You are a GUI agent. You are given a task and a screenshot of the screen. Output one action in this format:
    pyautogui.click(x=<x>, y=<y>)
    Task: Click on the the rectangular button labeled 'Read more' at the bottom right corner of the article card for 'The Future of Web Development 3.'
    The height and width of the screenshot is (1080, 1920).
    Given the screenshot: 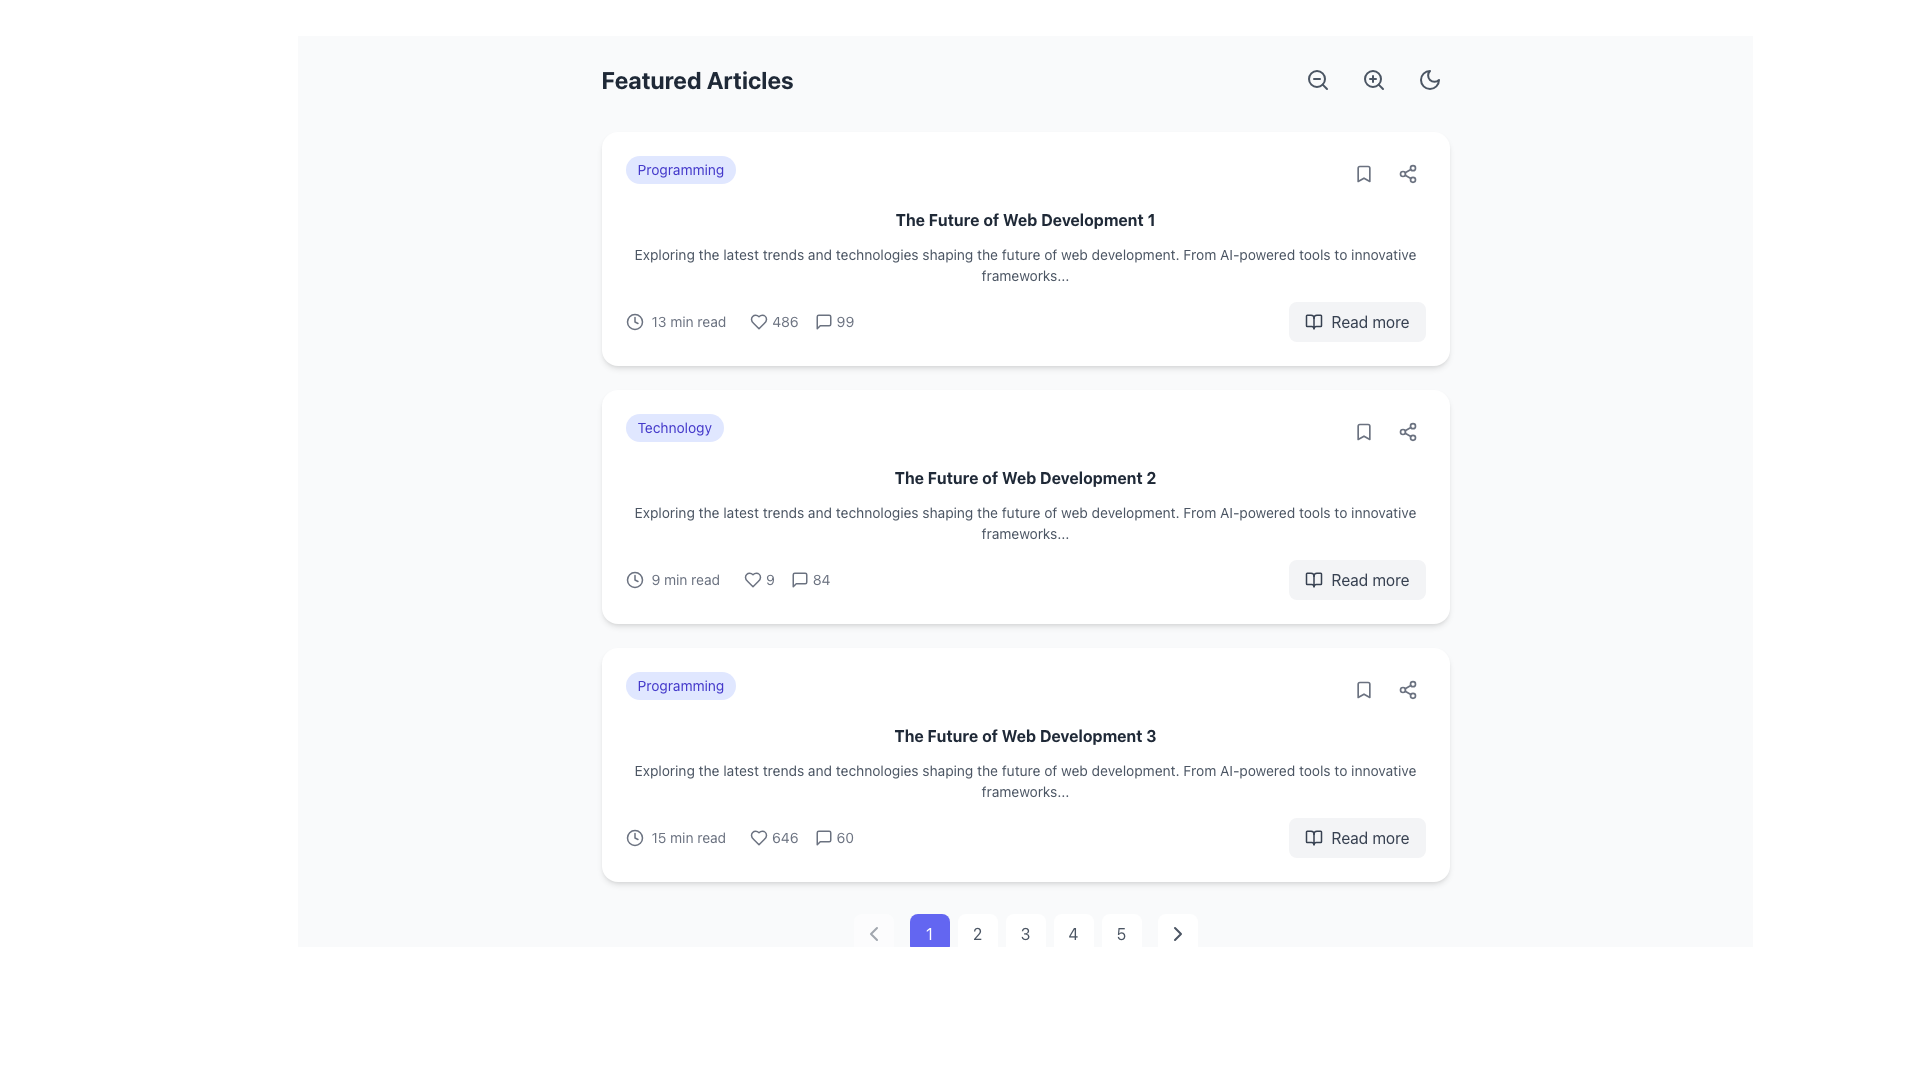 What is the action you would take?
    pyautogui.click(x=1357, y=837)
    